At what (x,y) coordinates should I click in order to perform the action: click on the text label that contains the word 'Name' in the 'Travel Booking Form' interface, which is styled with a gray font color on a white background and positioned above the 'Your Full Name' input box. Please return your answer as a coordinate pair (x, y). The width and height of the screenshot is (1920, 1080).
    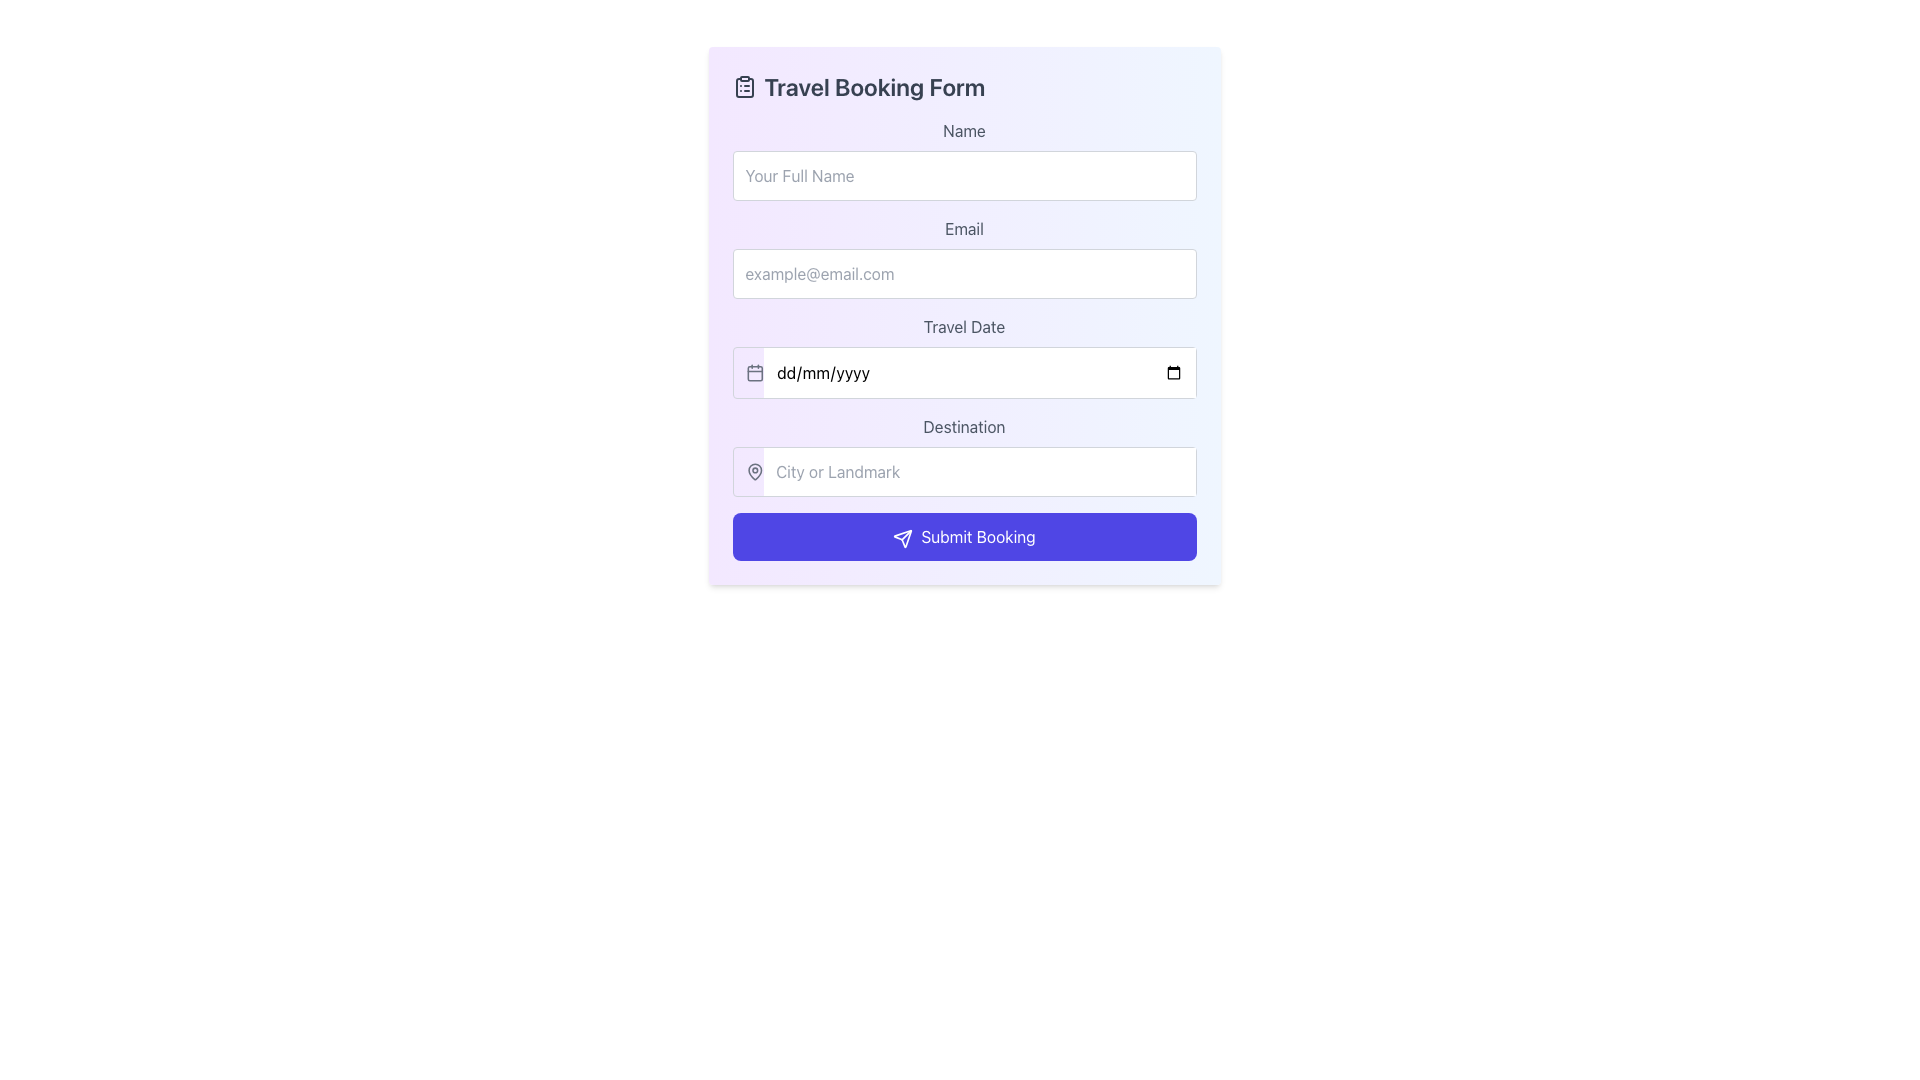
    Looking at the image, I should click on (964, 131).